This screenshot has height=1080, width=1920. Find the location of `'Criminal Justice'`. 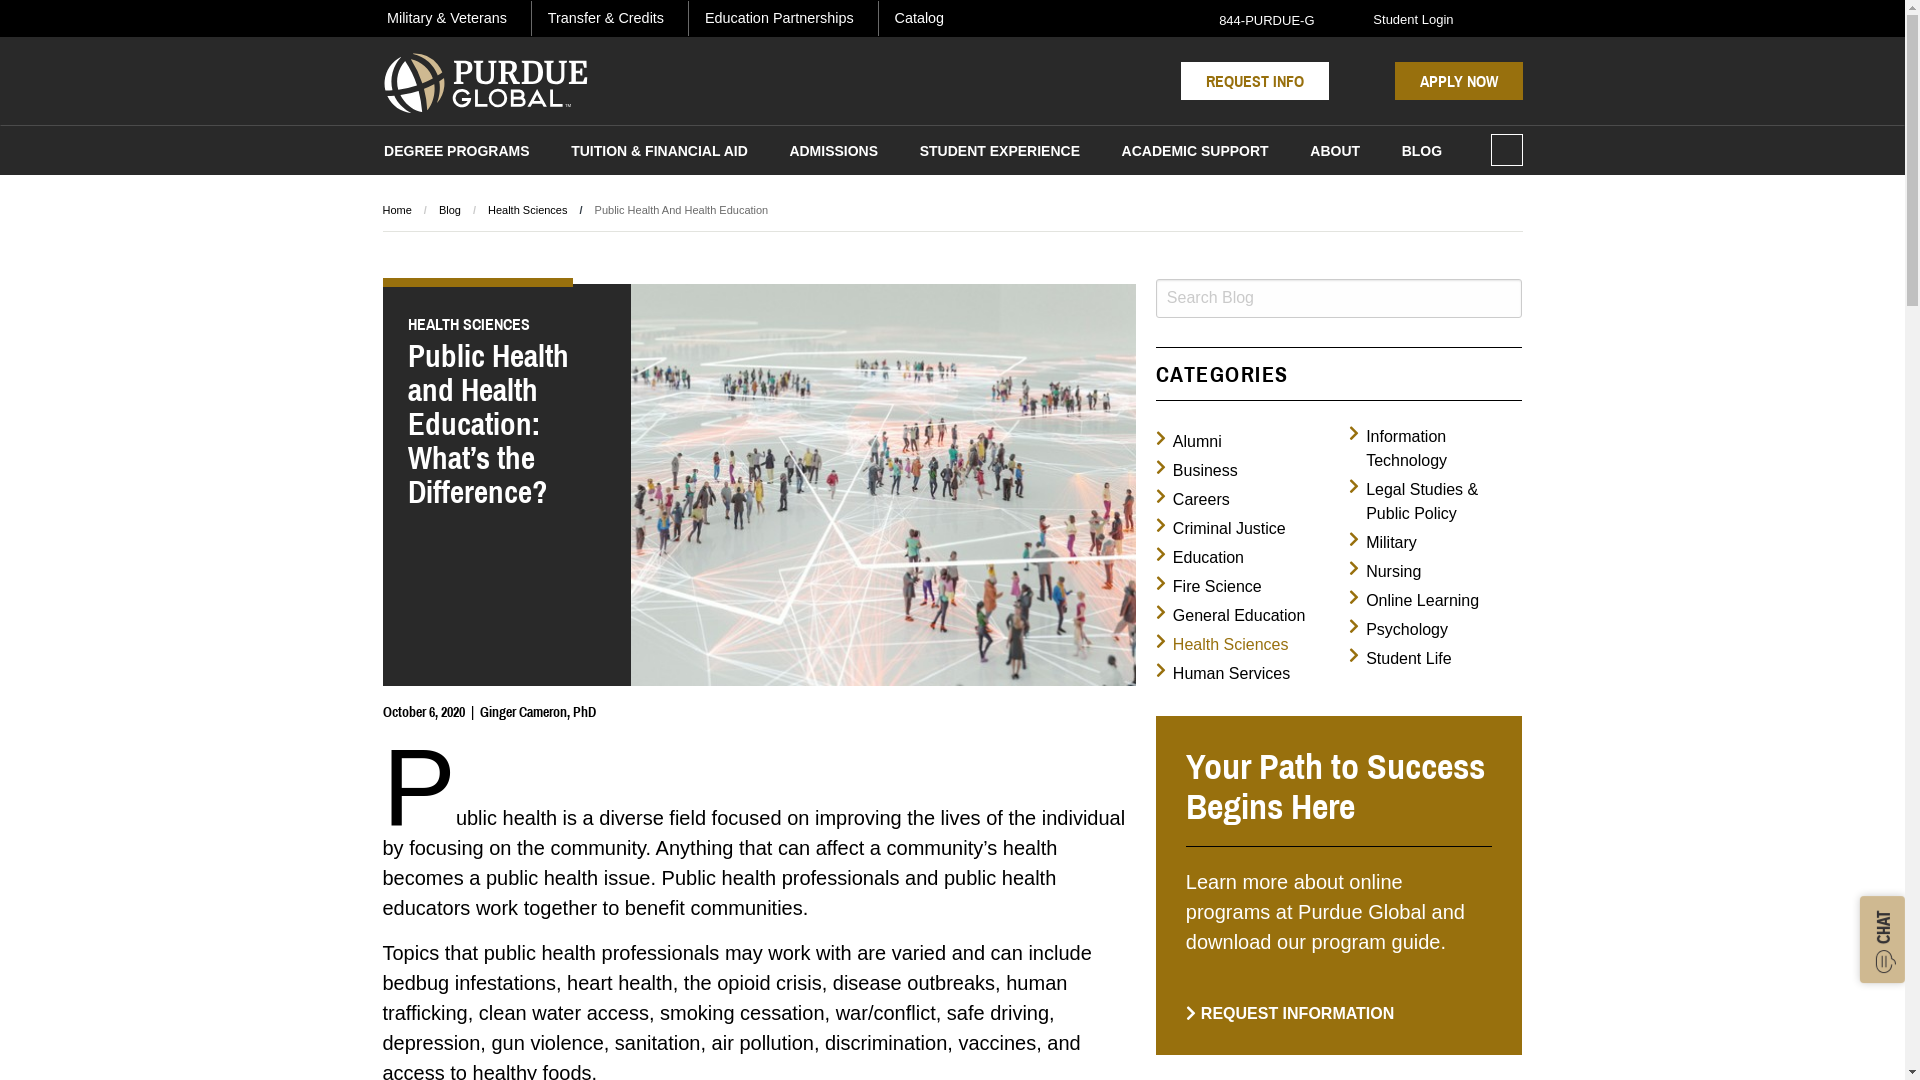

'Criminal Justice' is located at coordinates (1219, 527).